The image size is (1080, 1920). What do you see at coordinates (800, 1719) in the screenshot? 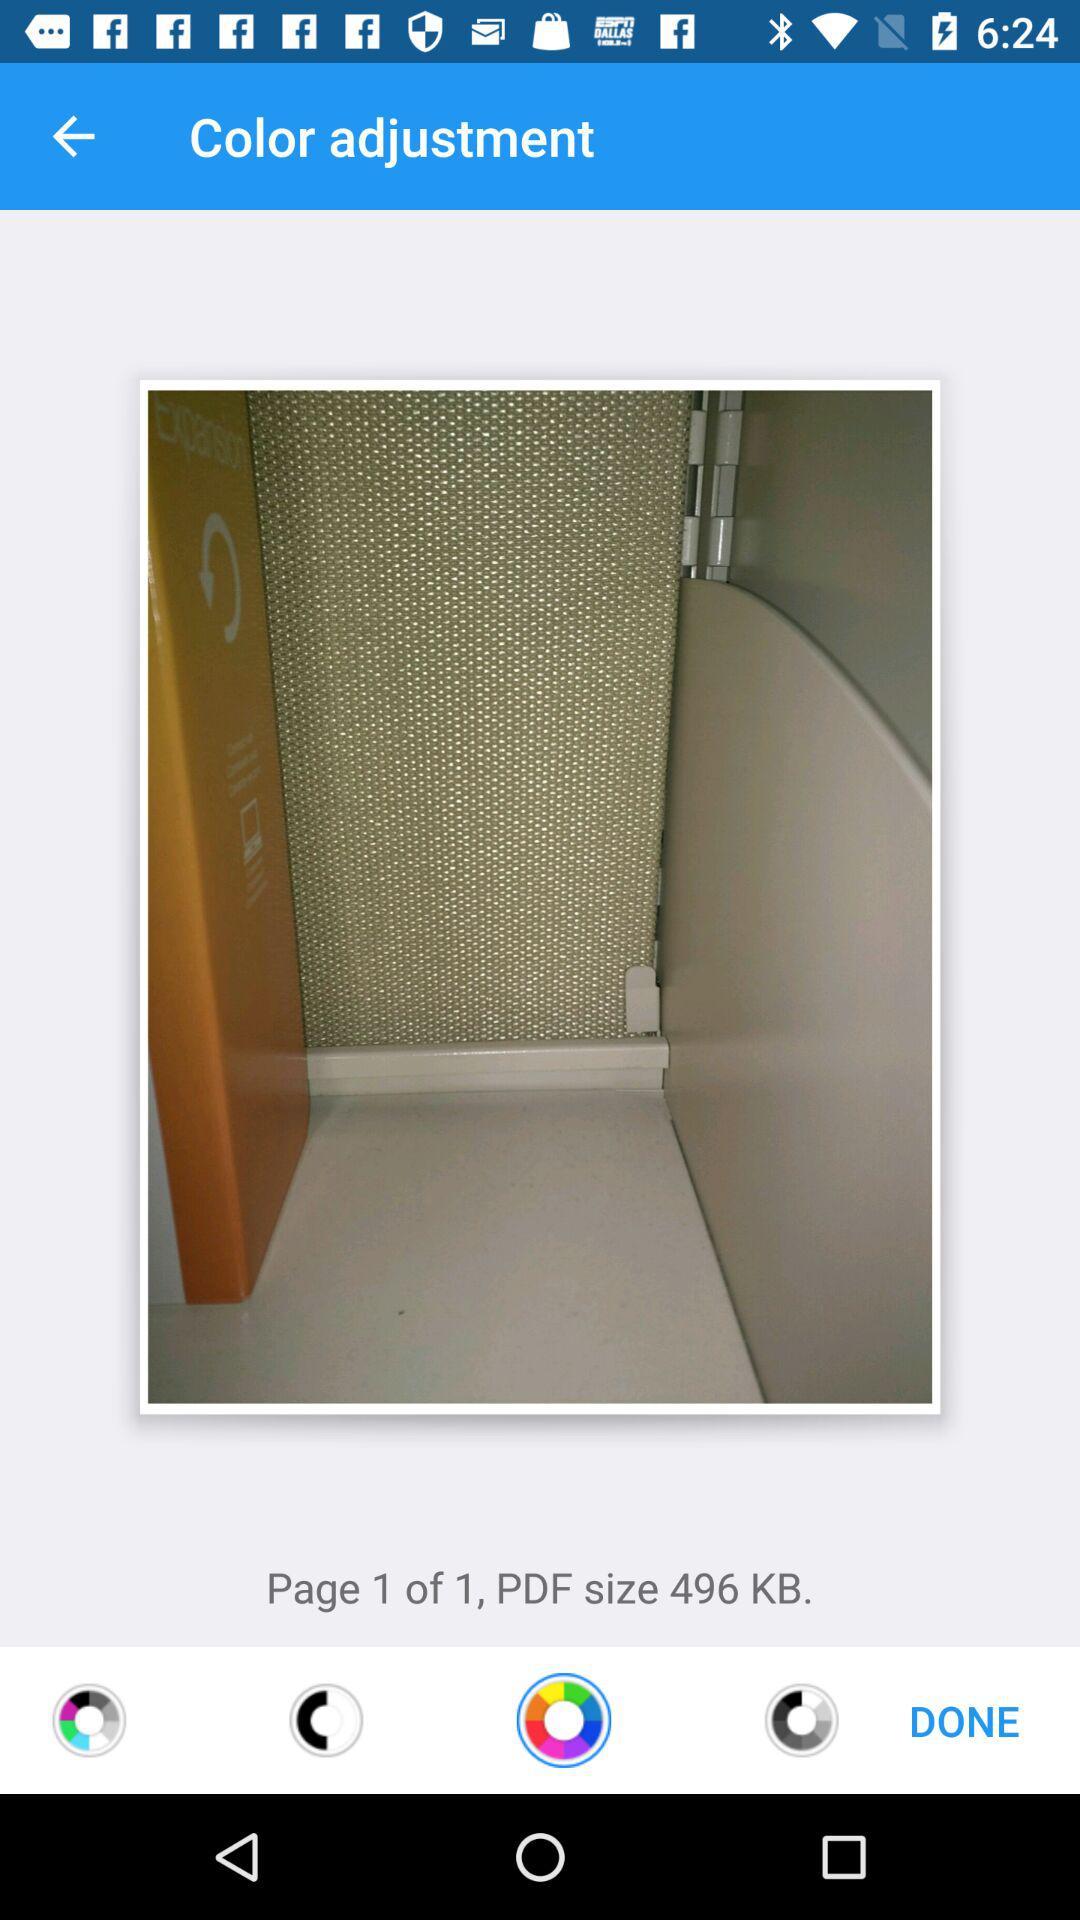
I see `the icon to the left of the done` at bounding box center [800, 1719].